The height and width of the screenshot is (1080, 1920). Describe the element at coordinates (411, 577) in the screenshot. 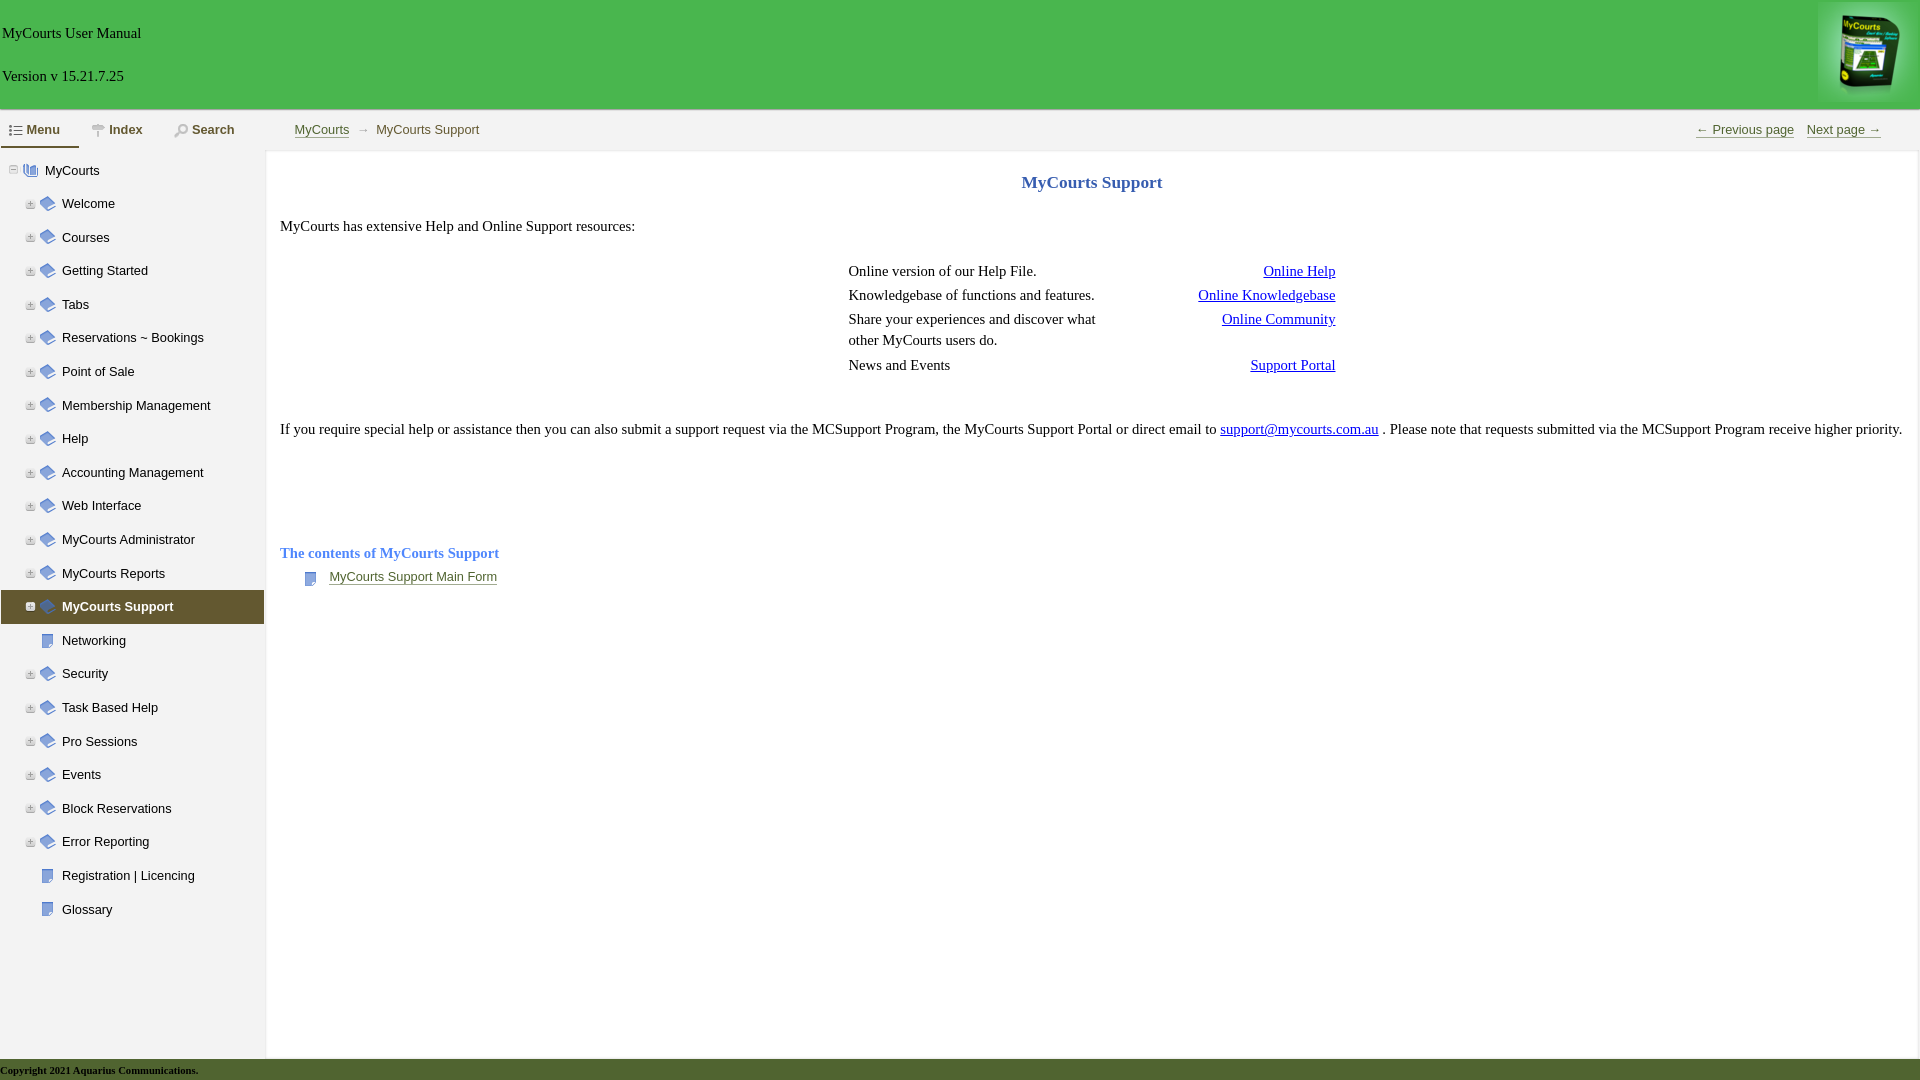

I see `'MyCourts Support Main Form'` at that location.